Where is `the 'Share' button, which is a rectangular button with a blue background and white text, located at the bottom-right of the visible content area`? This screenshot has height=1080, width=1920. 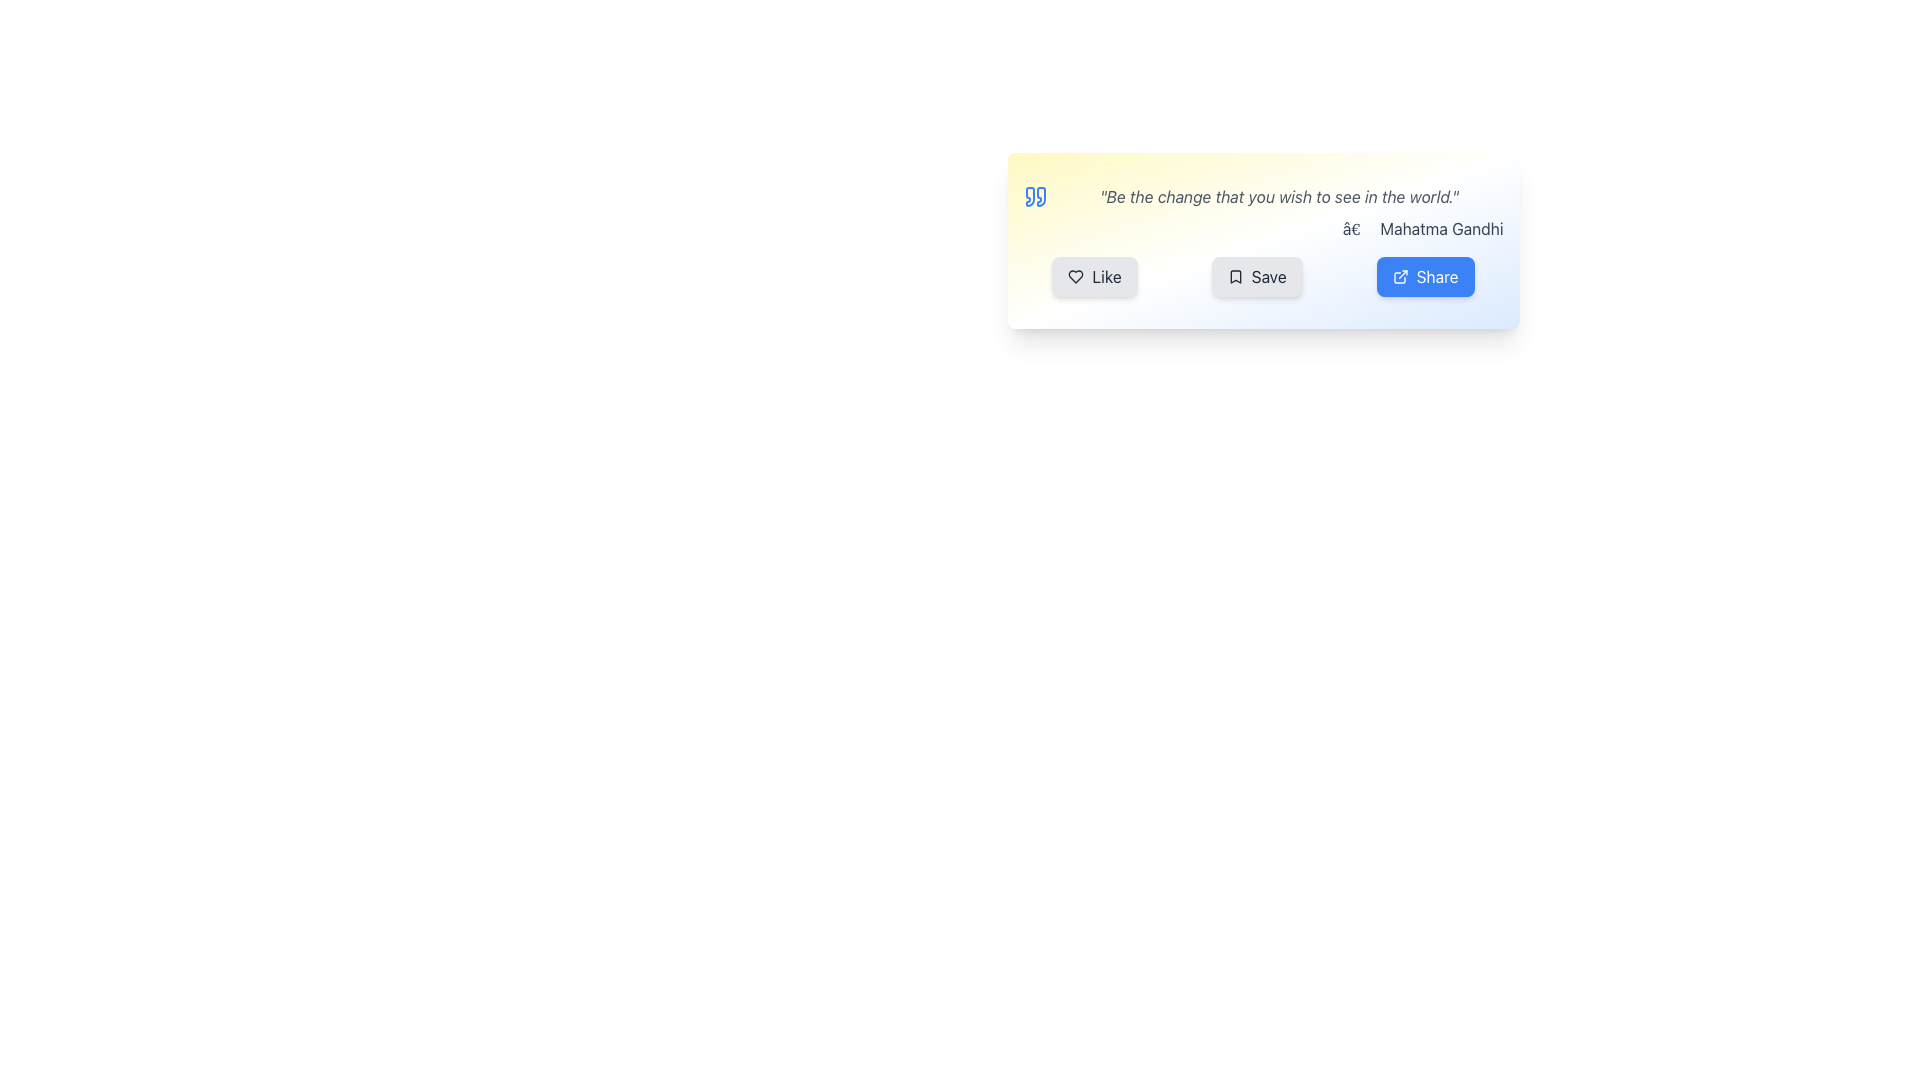
the 'Share' button, which is a rectangular button with a blue background and white text, located at the bottom-right of the visible content area is located at coordinates (1424, 277).